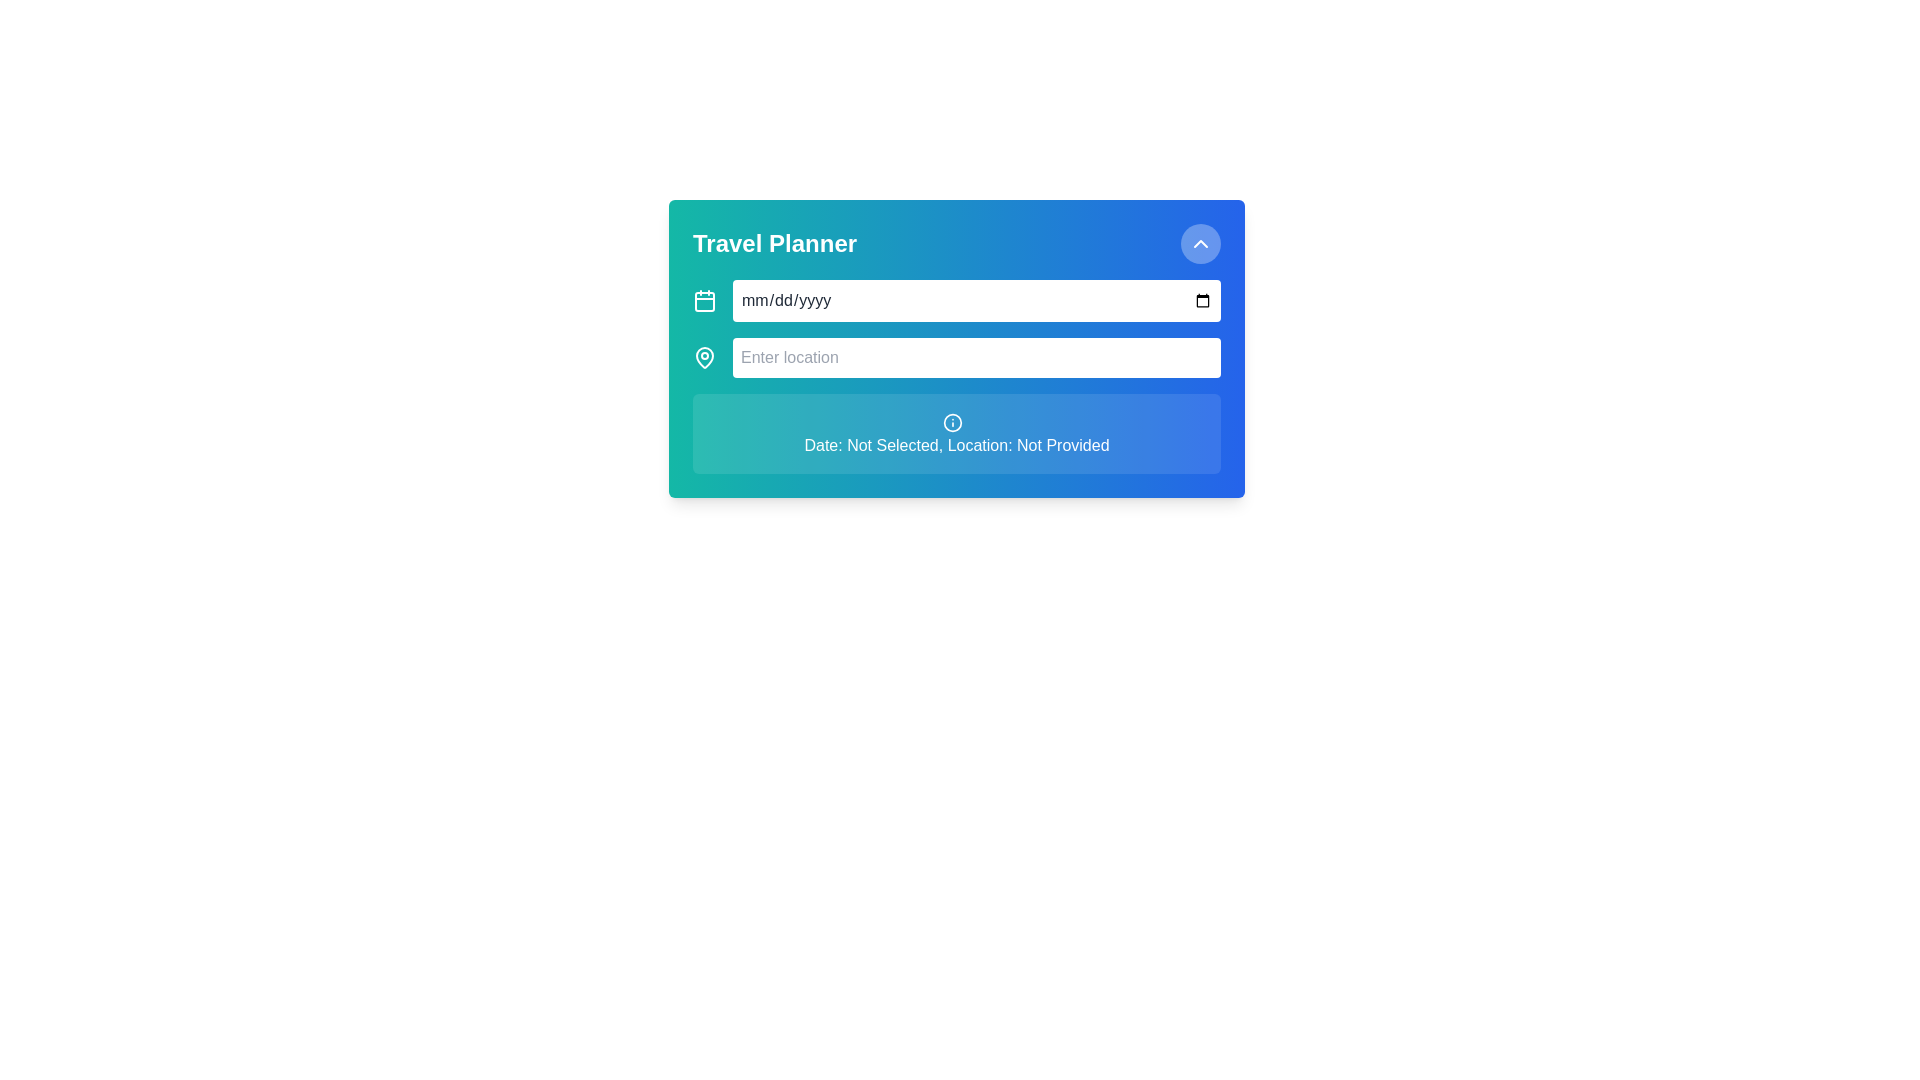 The width and height of the screenshot is (1920, 1080). Describe the element at coordinates (955, 433) in the screenshot. I see `the informational card that displays messages indicating missing inputs for date and location, located at the bottom of the input fields` at that location.